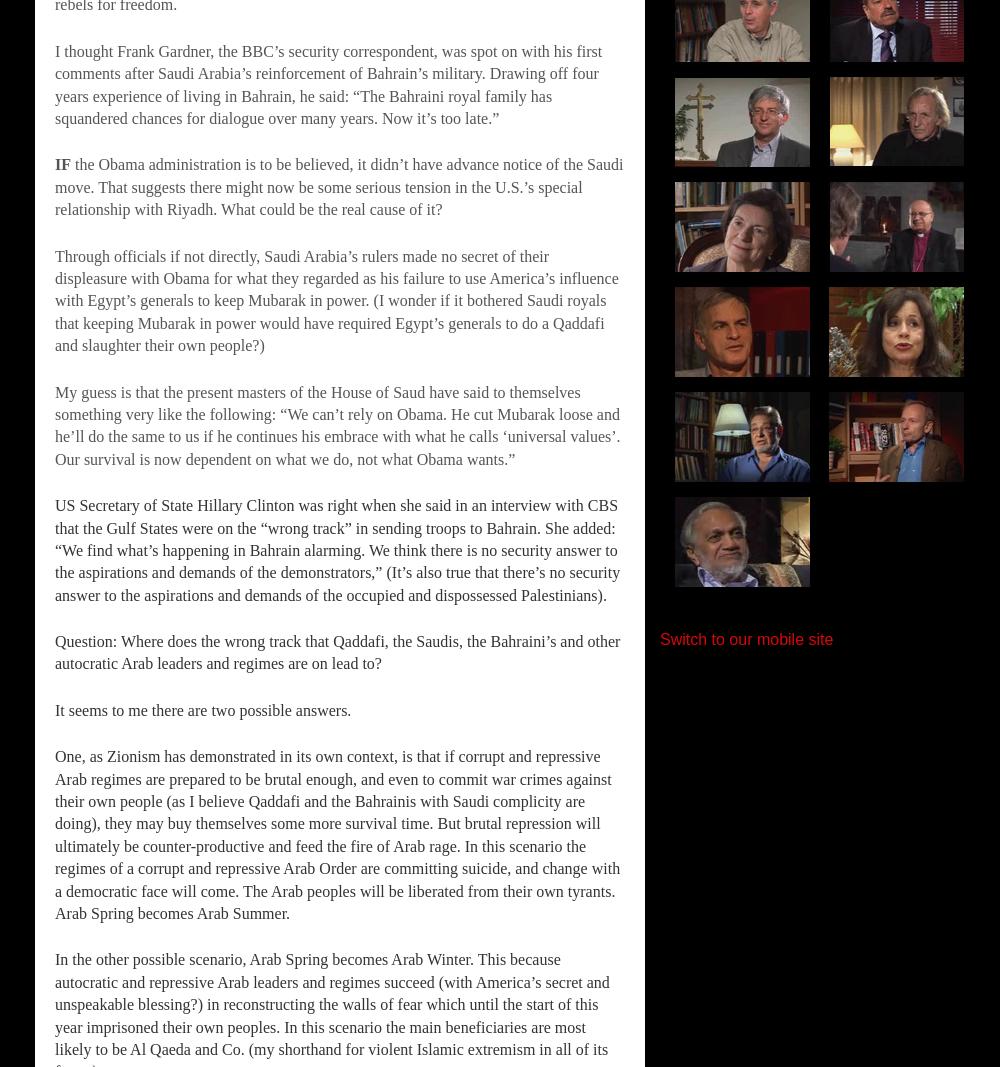  What do you see at coordinates (336, 652) in the screenshot?
I see `'Question: Where does the wrong track that Qaddafi, the Saudis, the Bahraini’s and other autocratic Arab leaders and regimes are on lead to?'` at bounding box center [336, 652].